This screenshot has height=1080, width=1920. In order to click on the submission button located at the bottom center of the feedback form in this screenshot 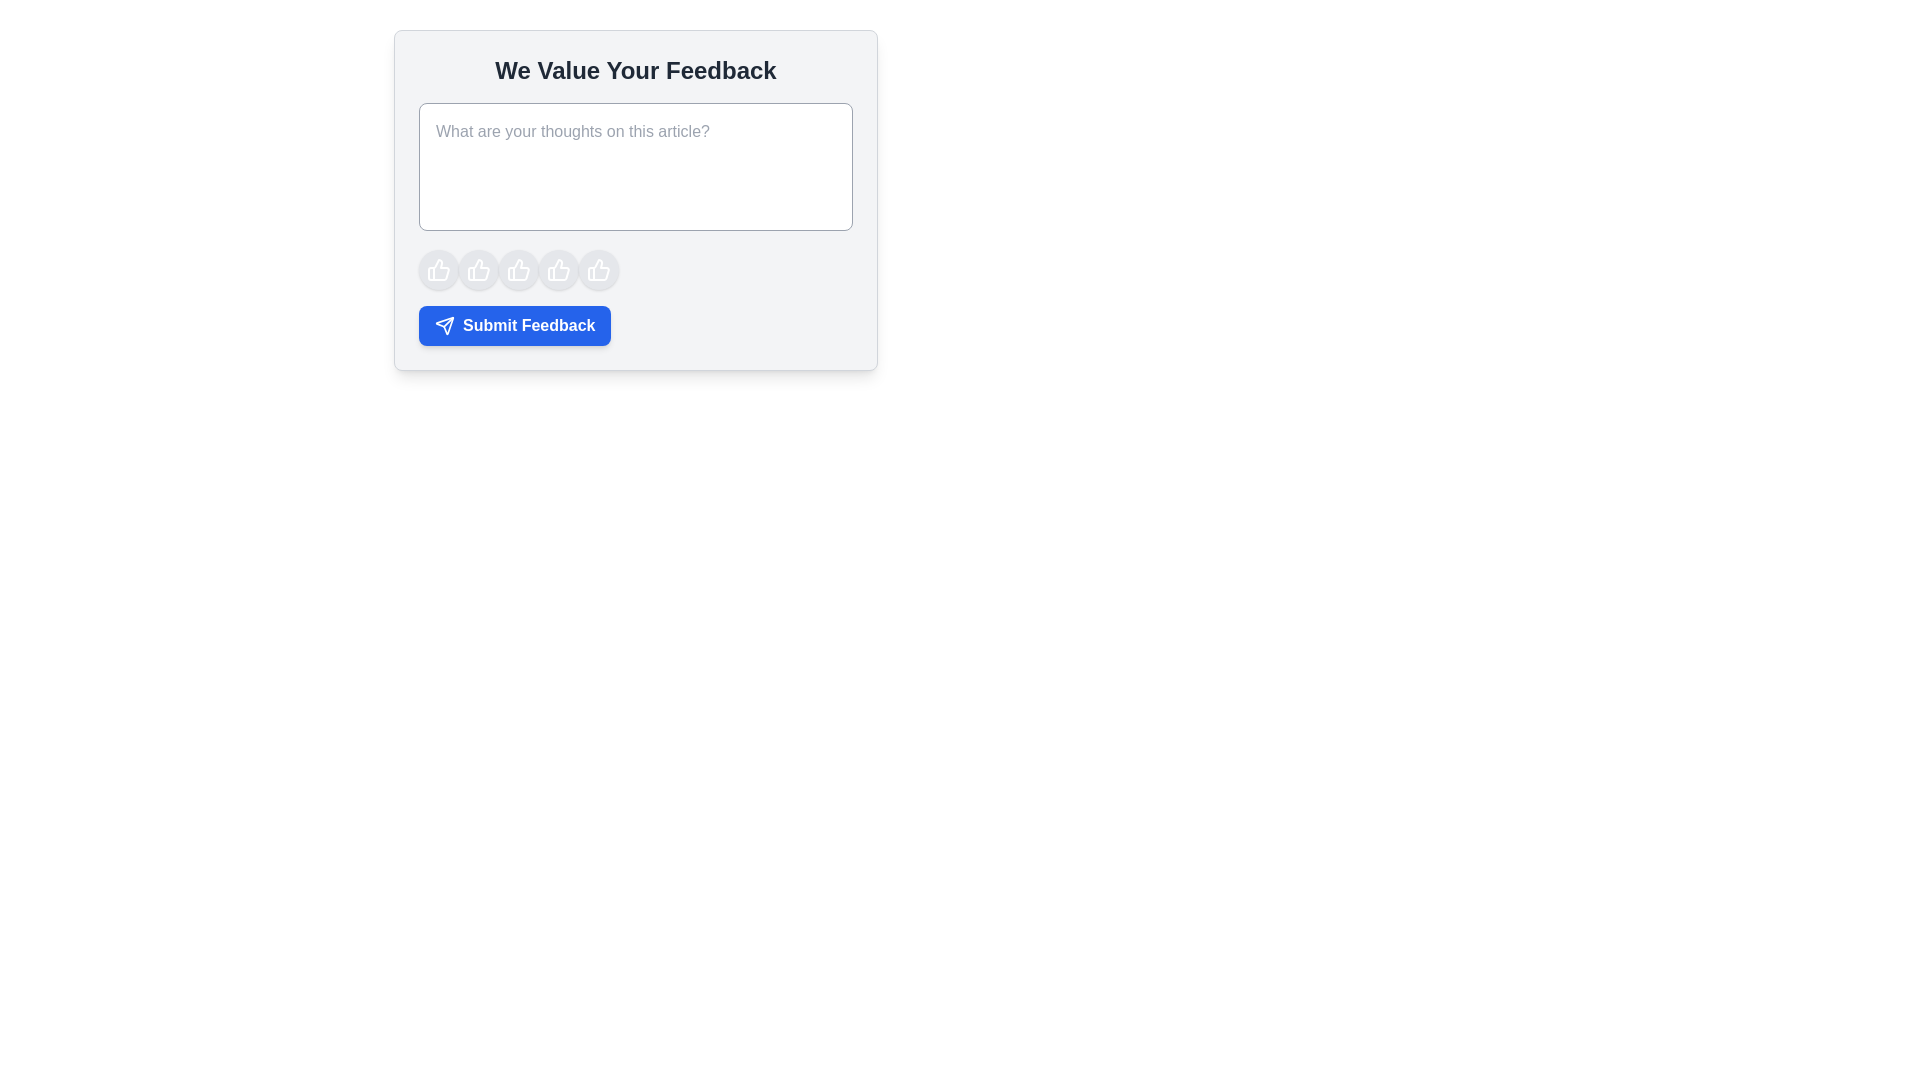, I will do `click(515, 325)`.